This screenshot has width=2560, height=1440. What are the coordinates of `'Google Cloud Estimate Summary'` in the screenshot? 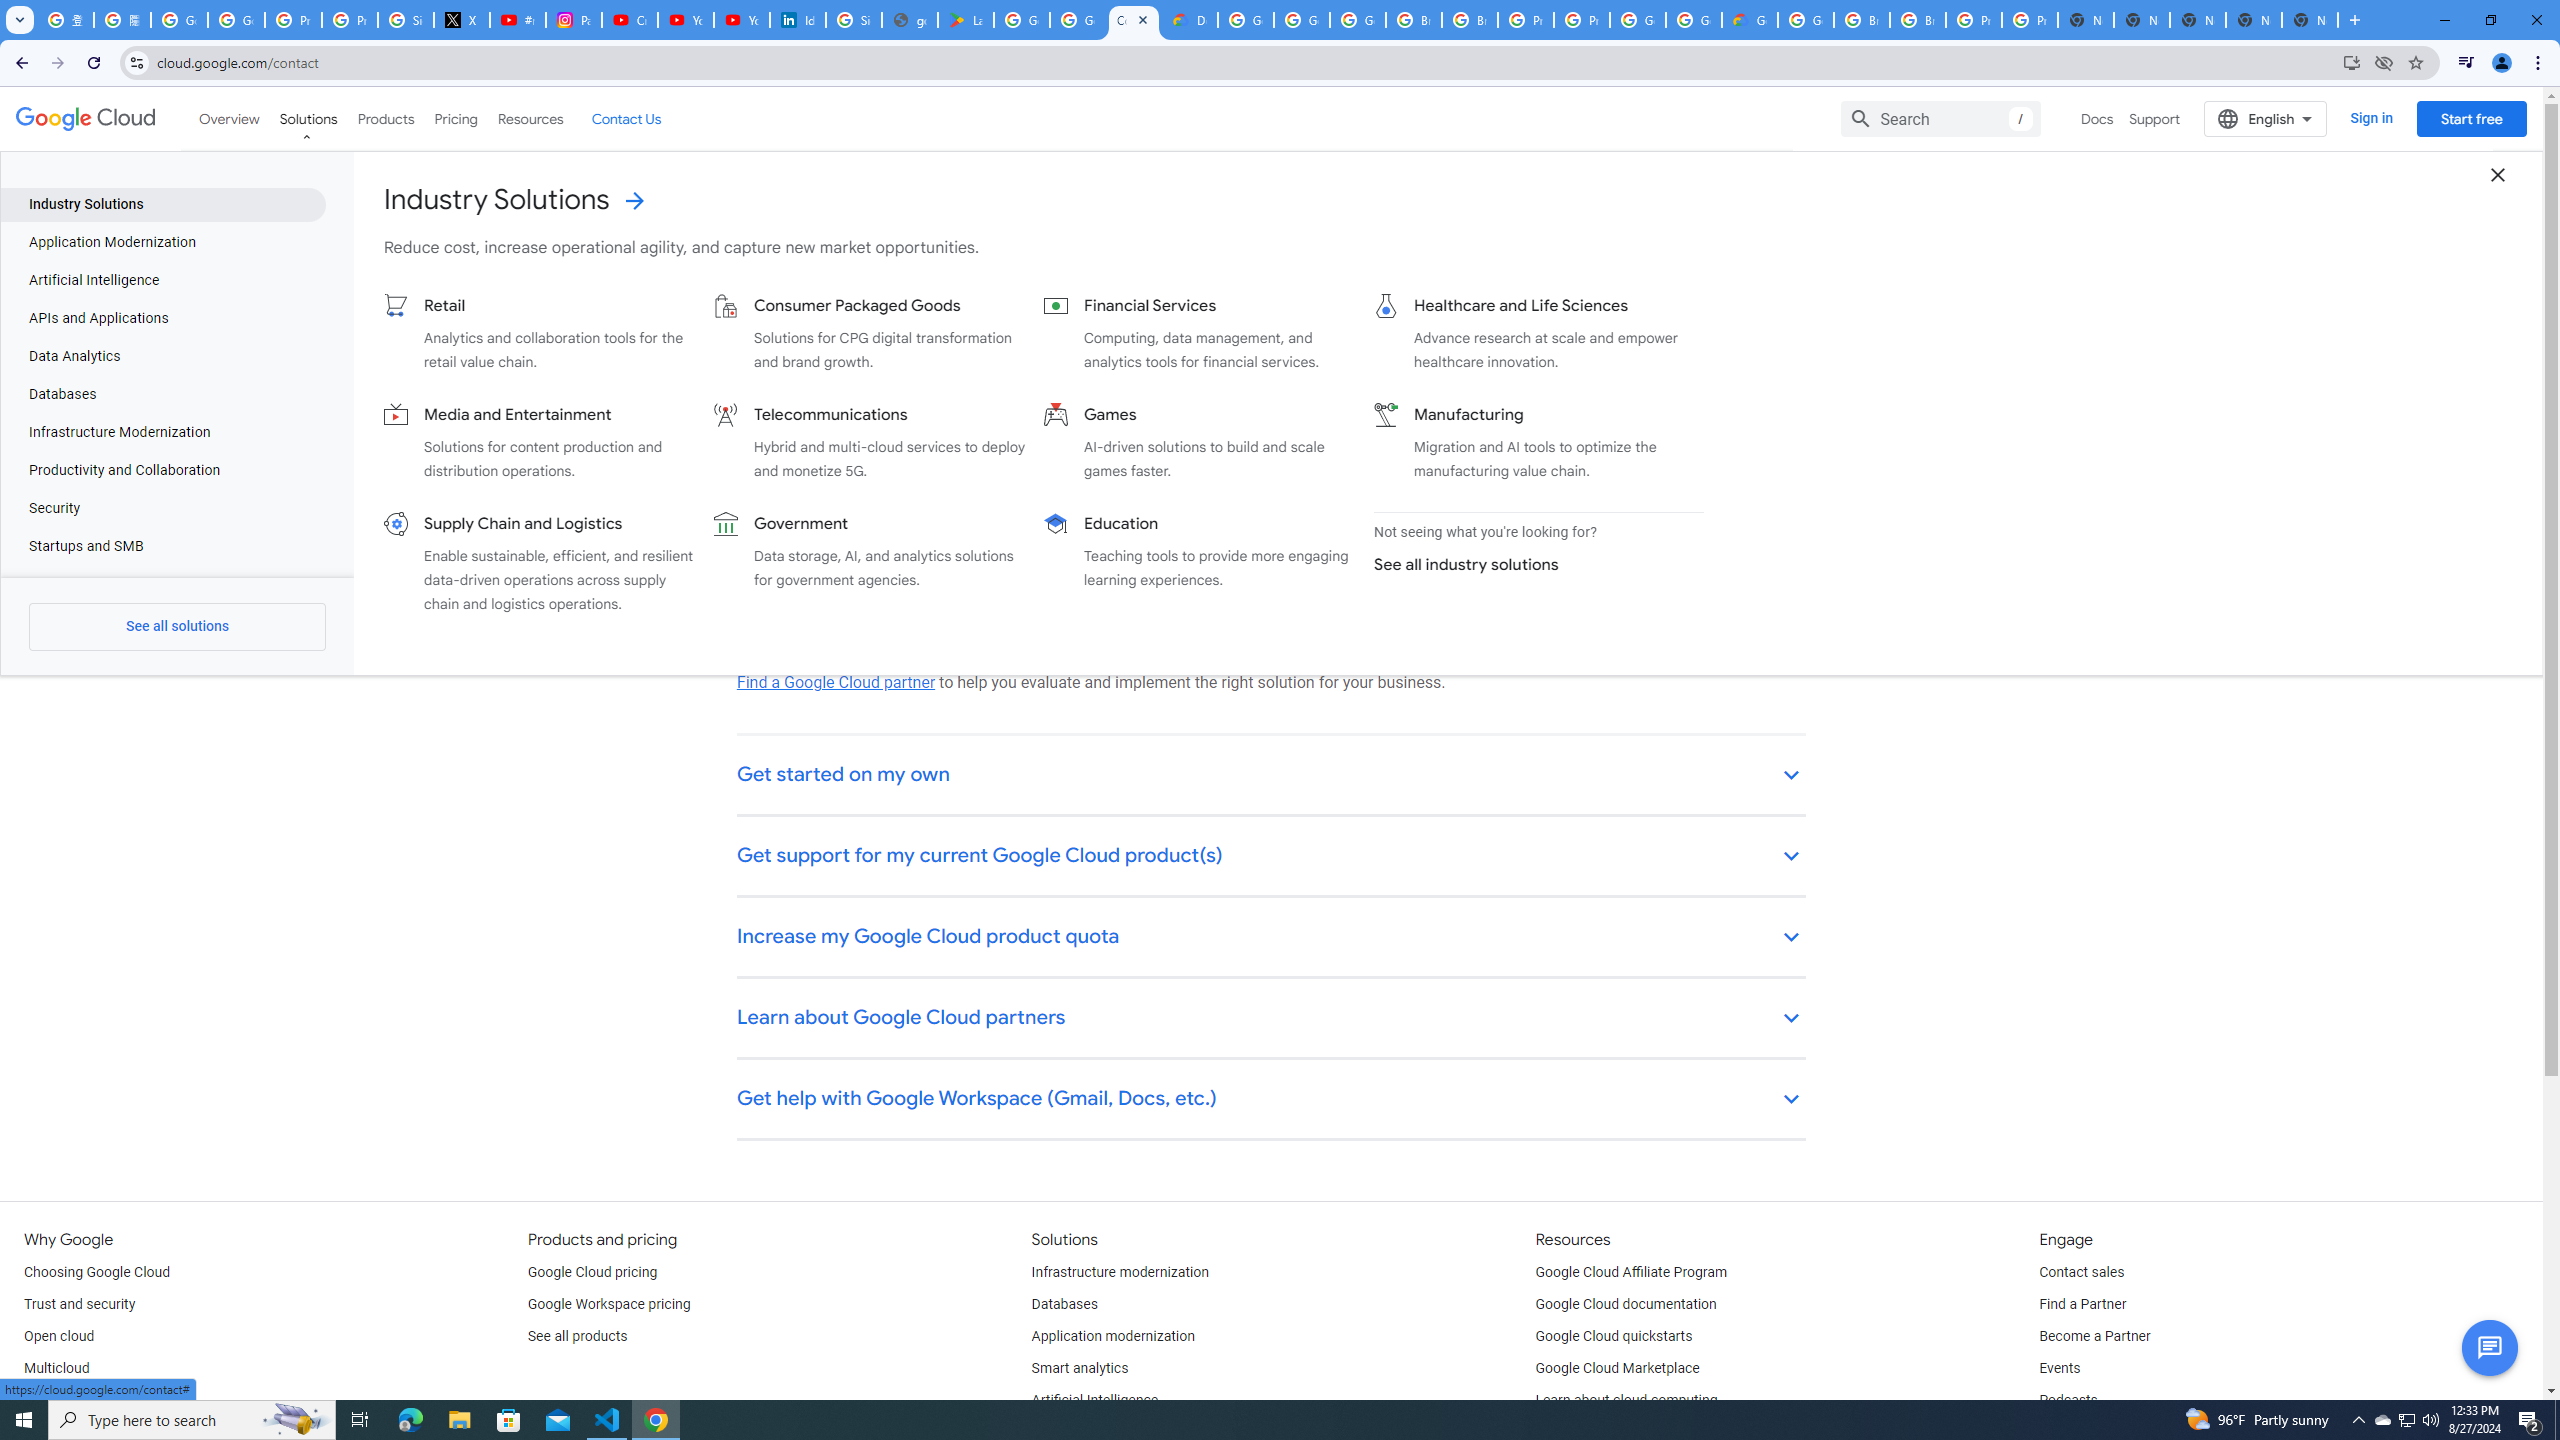 It's located at (1748, 19).